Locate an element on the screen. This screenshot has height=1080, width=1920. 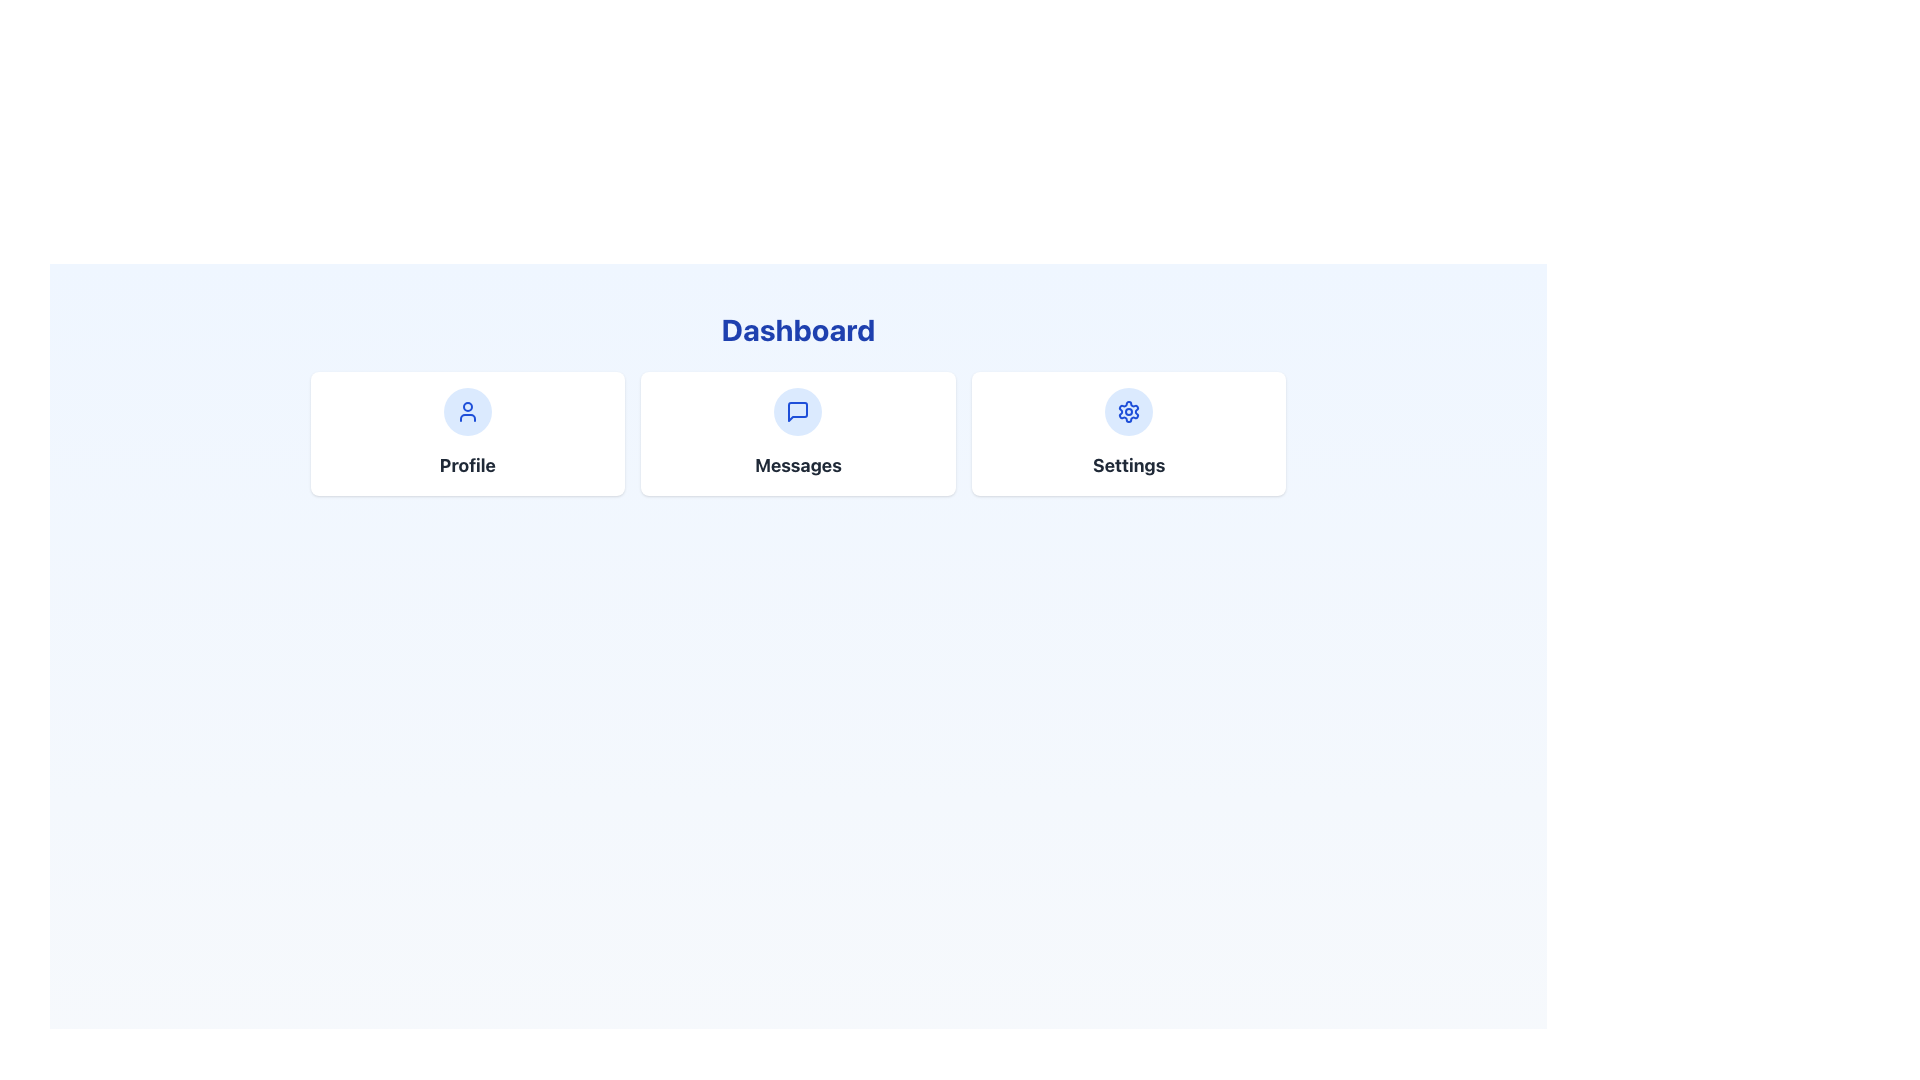
the circular icon with a light blue background and a dark blue outline, which contains a chat bubble symbol, located at the top center of the 'Messages' card is located at coordinates (797, 411).